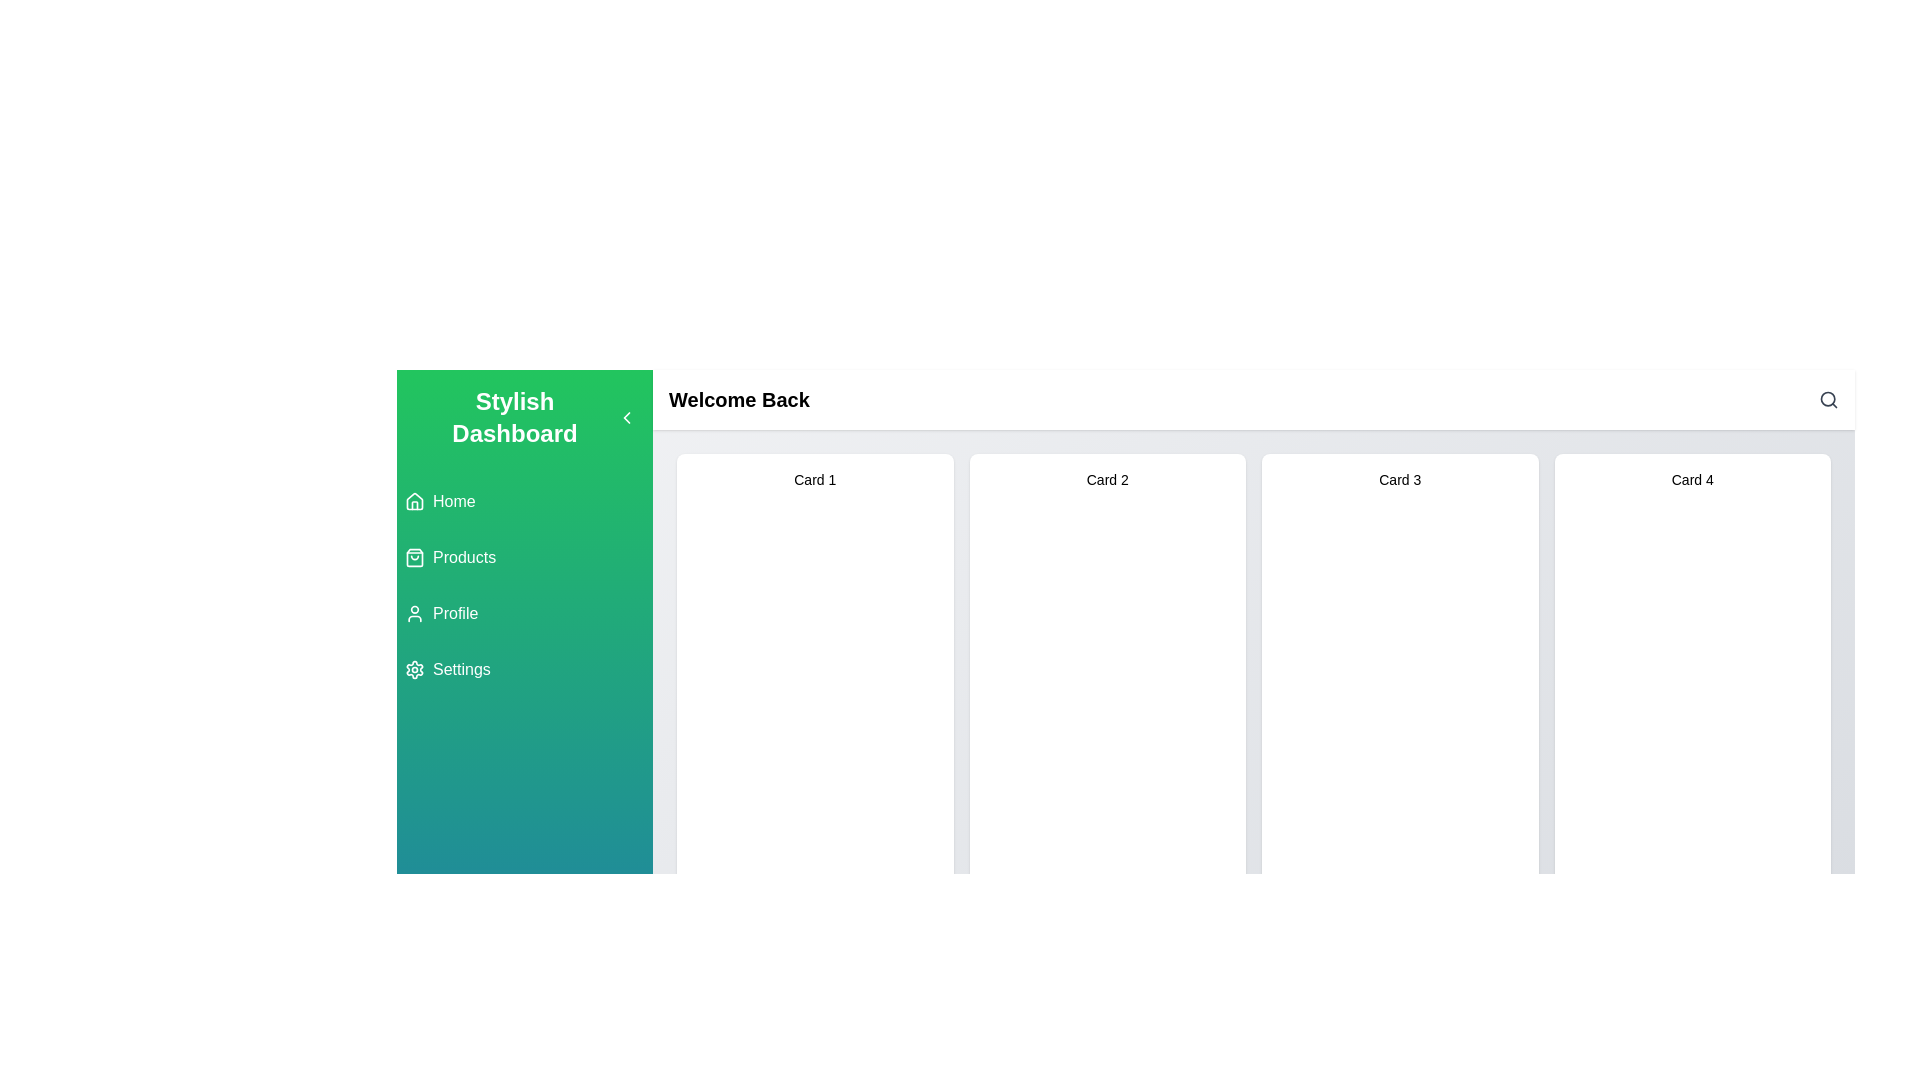  Describe the element at coordinates (413, 500) in the screenshot. I see `the house-shaped icon located in the green sidebar, which is positioned to the left of the 'Home' text` at that location.